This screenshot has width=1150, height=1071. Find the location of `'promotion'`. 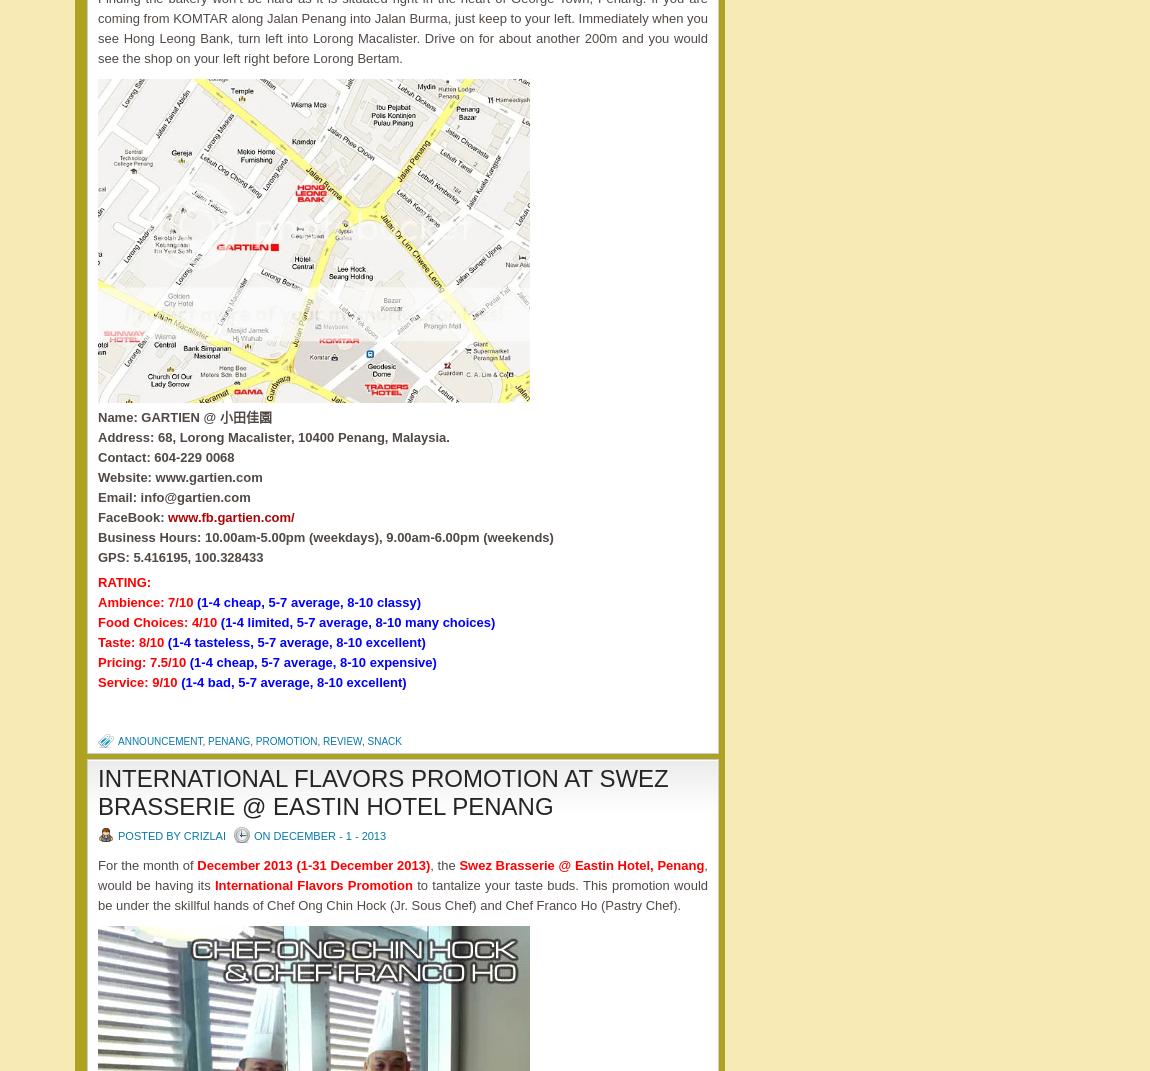

'promotion' is located at coordinates (285, 741).